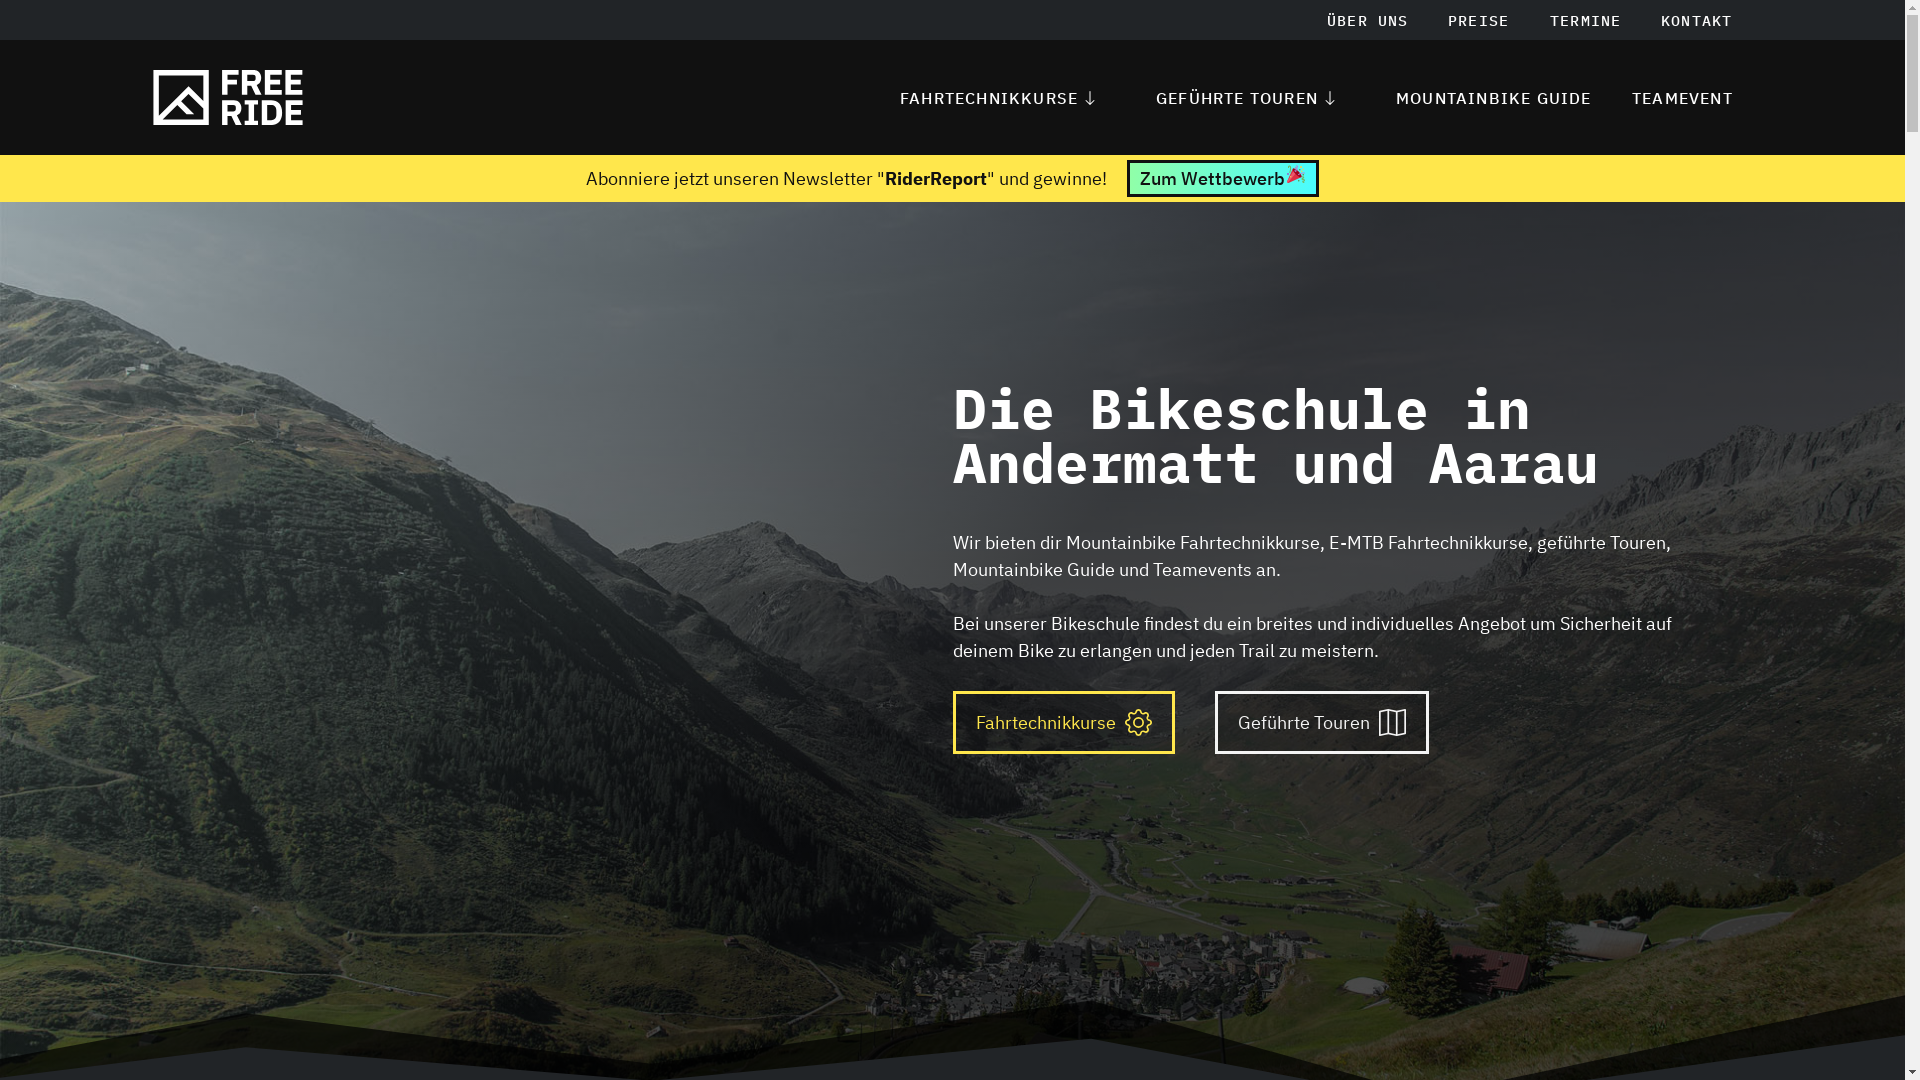  I want to click on 'PREISE', so click(1478, 19).